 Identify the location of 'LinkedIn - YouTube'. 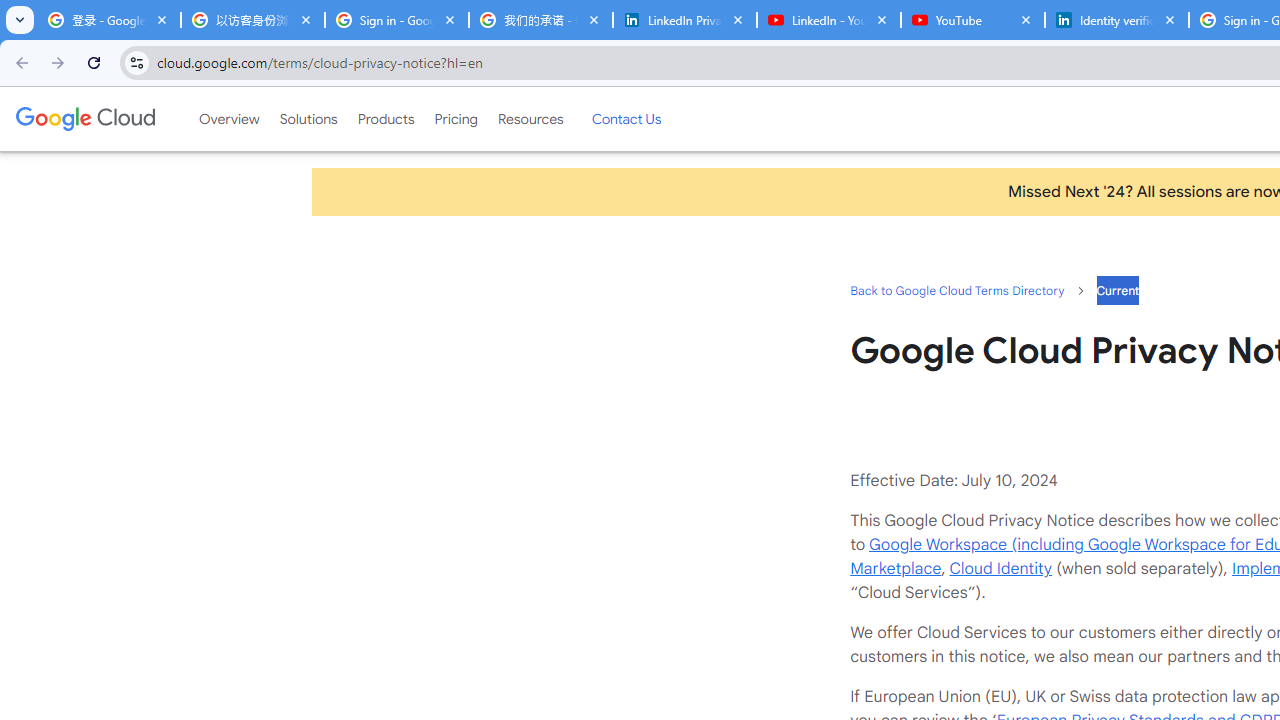
(828, 20).